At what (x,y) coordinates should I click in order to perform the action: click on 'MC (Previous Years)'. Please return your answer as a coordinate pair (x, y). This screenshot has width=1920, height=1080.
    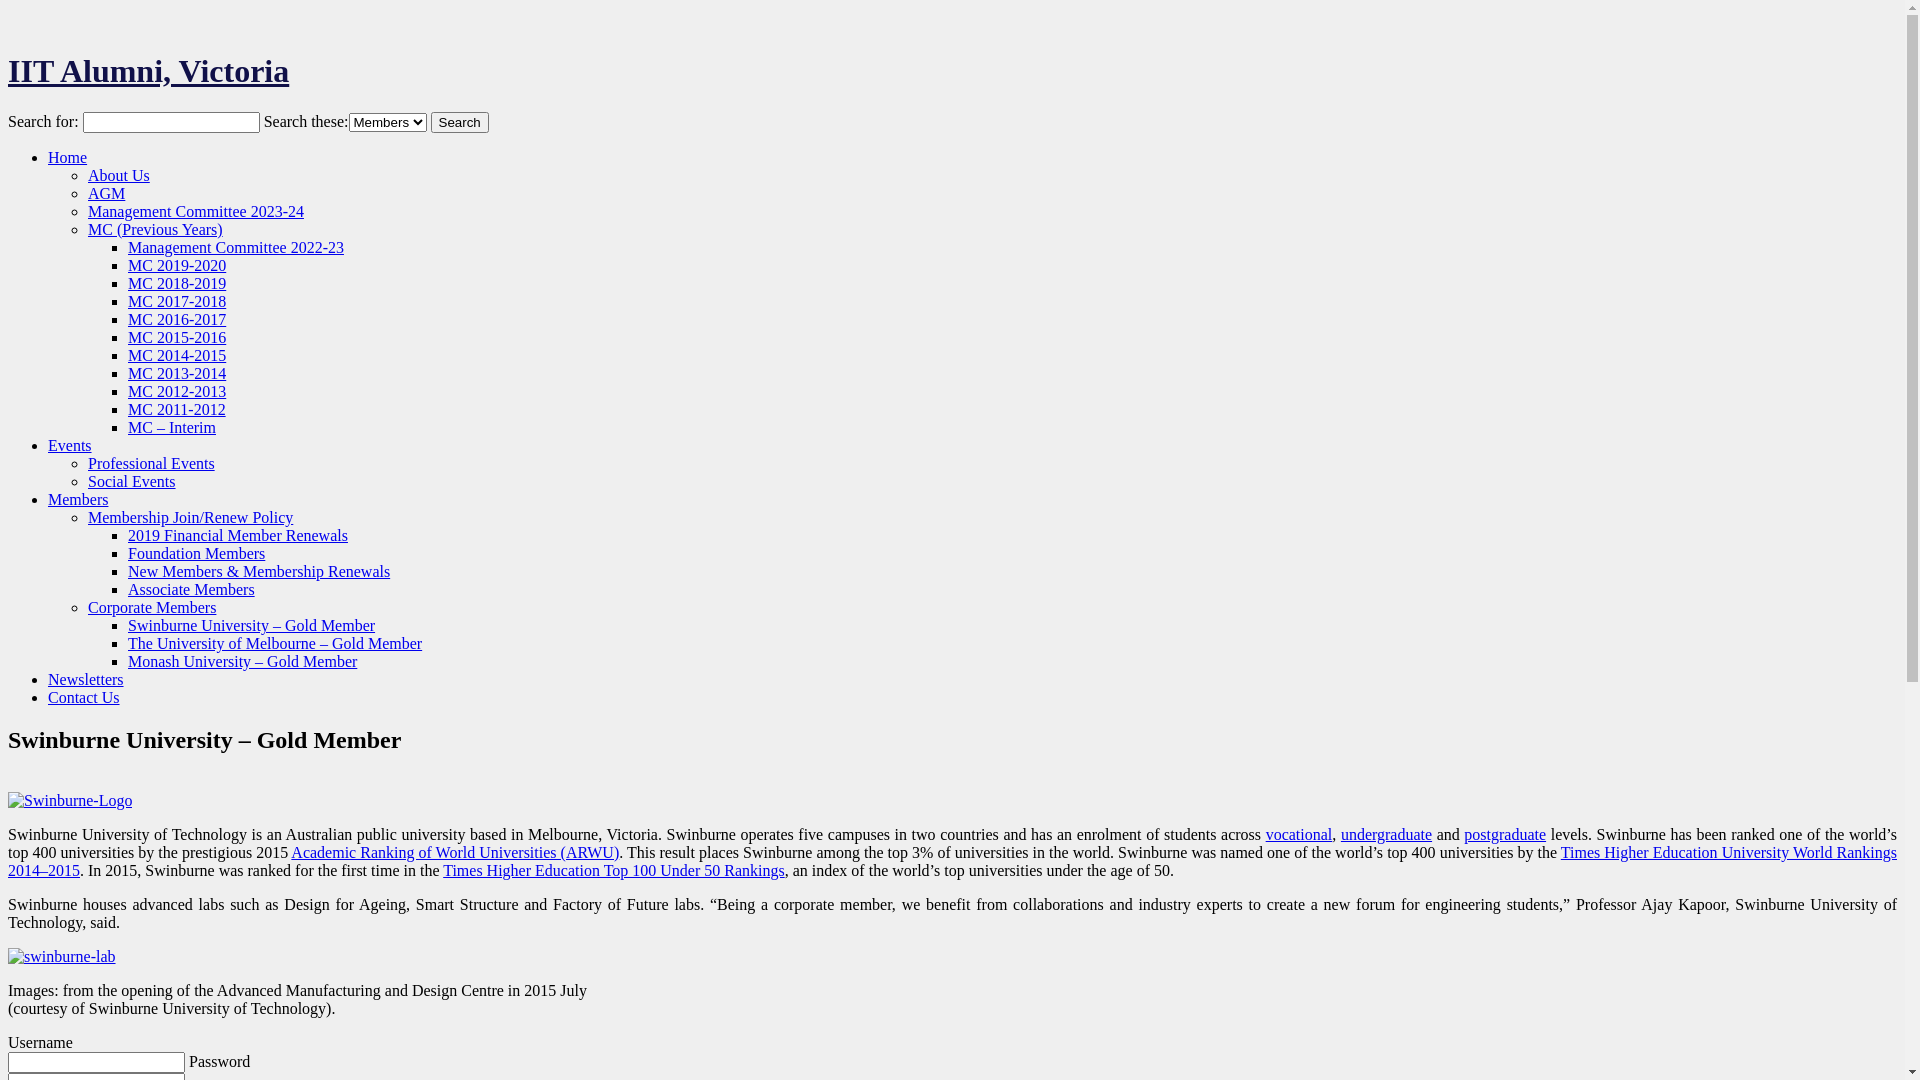
    Looking at the image, I should click on (154, 228).